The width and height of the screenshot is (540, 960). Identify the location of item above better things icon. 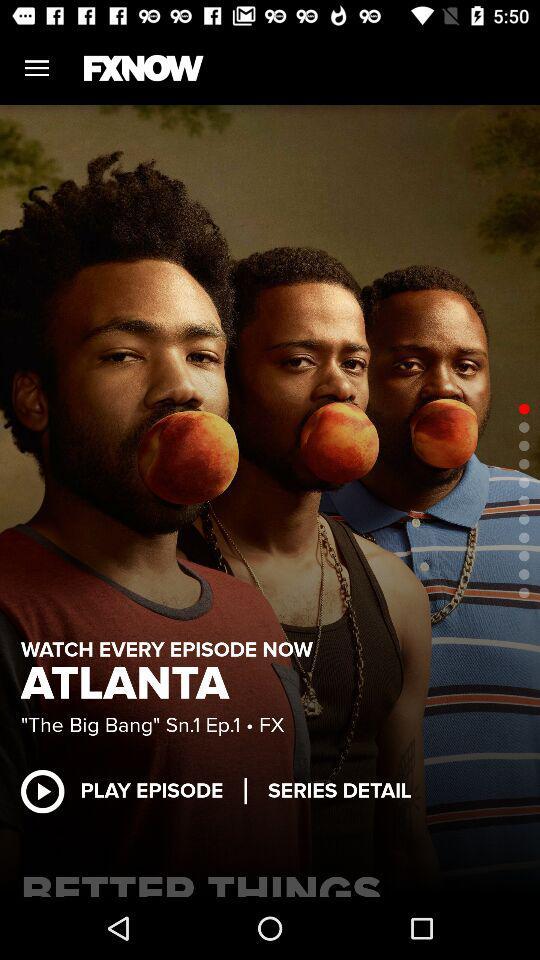
(338, 791).